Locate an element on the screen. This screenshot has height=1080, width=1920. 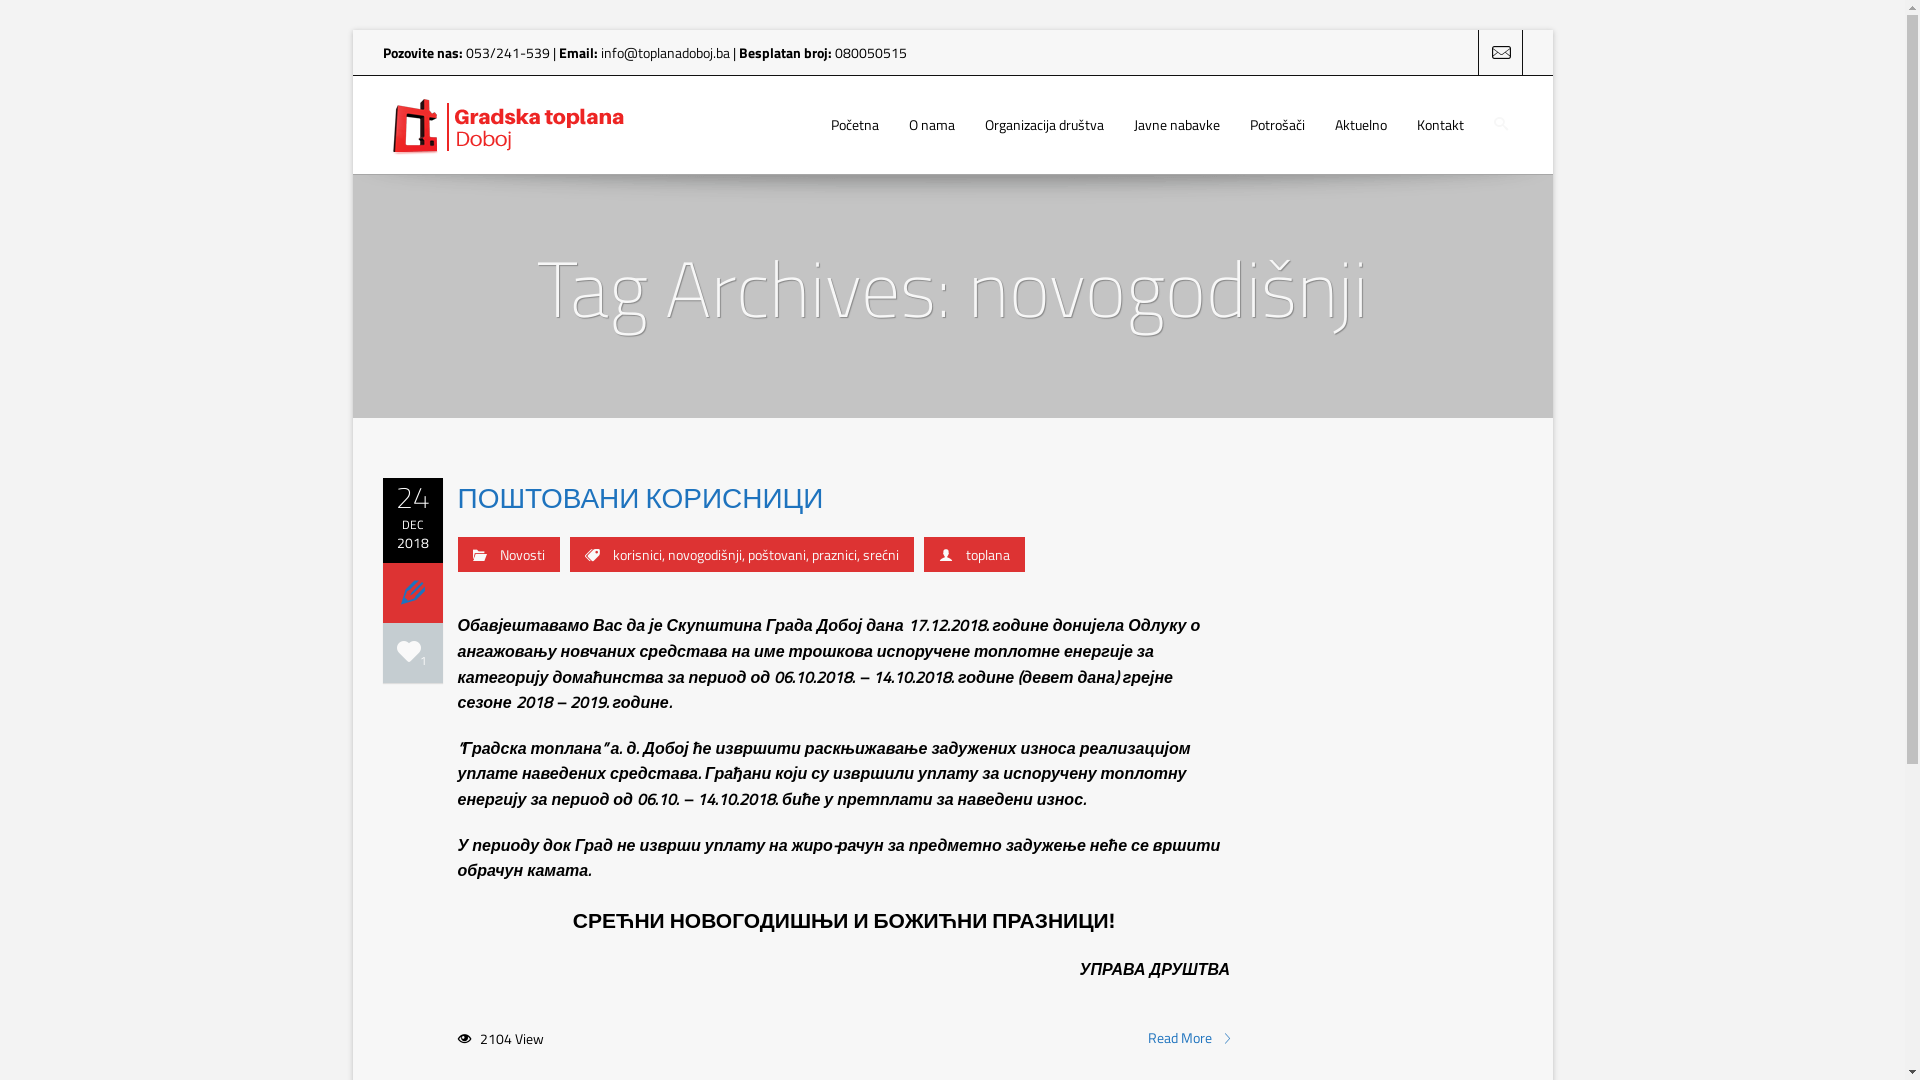
'korisnici' is located at coordinates (635, 554).